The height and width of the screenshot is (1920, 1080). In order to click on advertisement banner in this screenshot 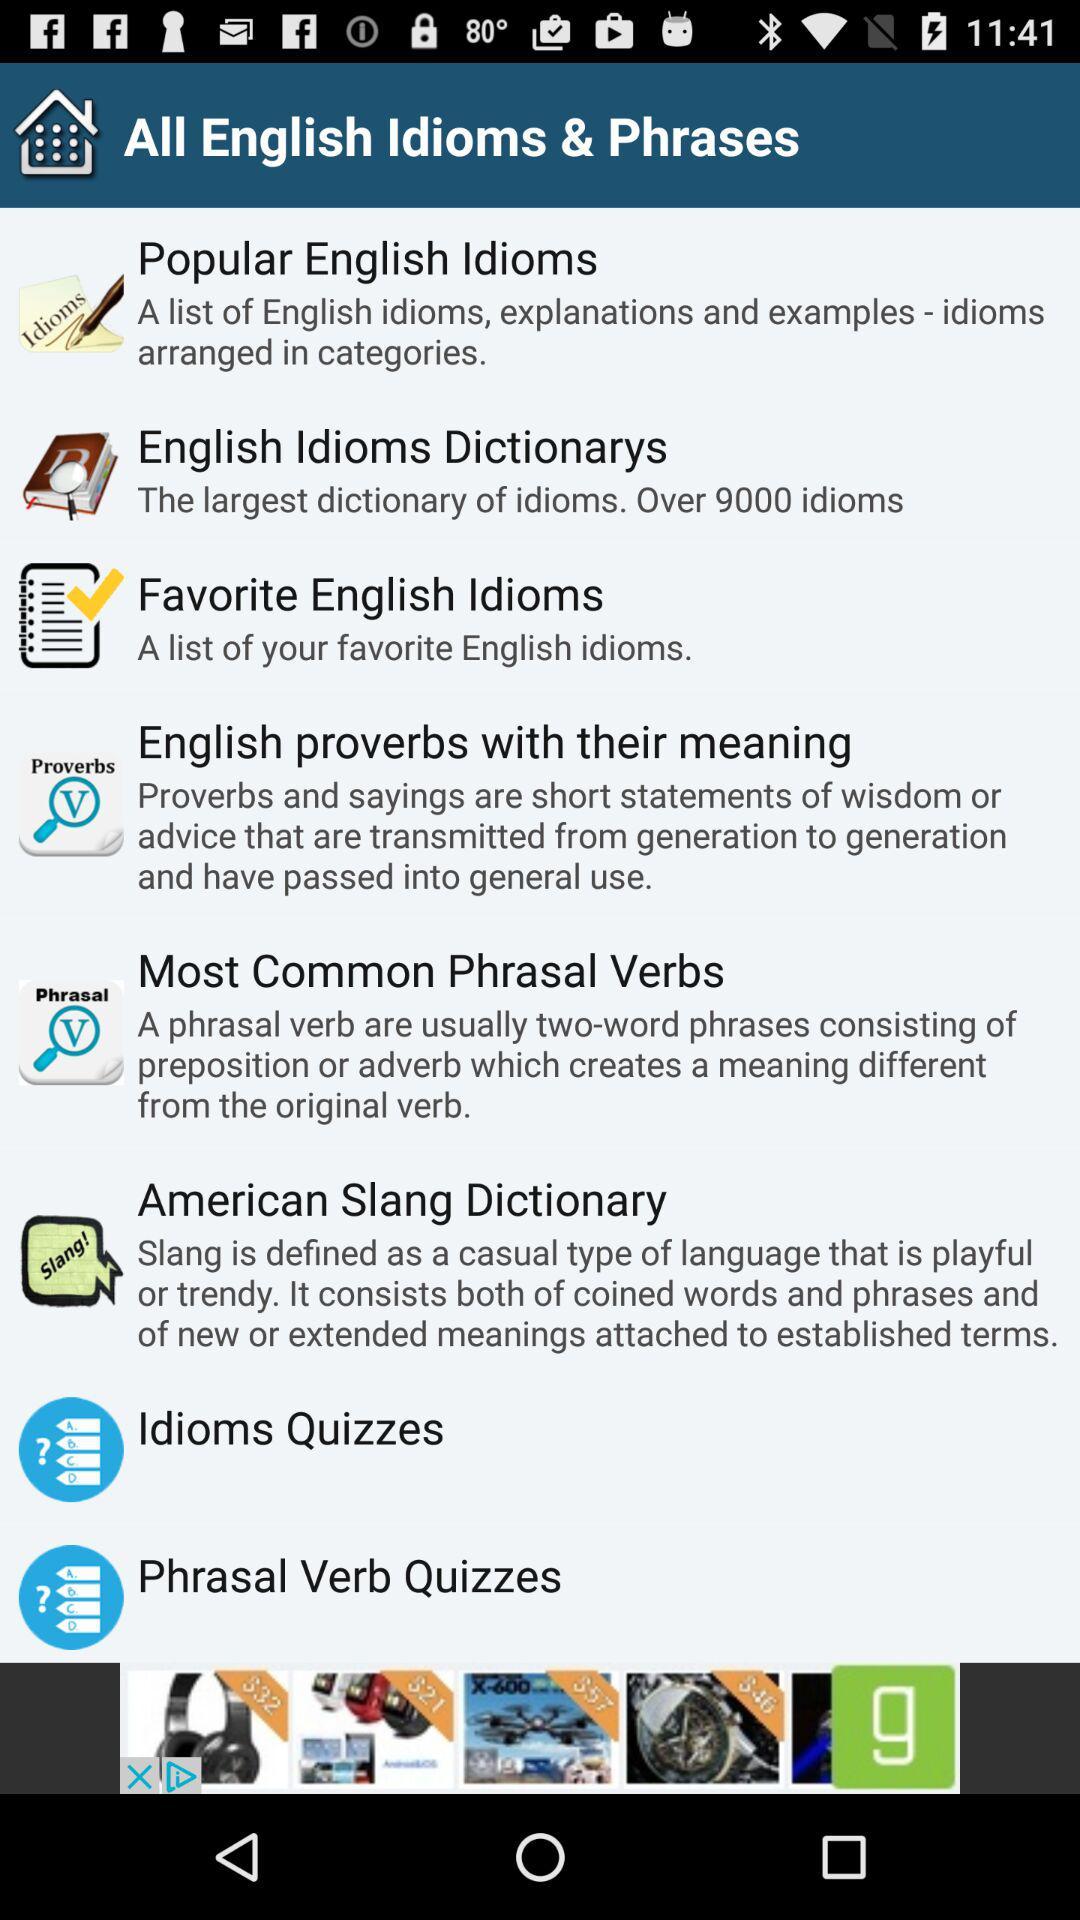, I will do `click(540, 1727)`.